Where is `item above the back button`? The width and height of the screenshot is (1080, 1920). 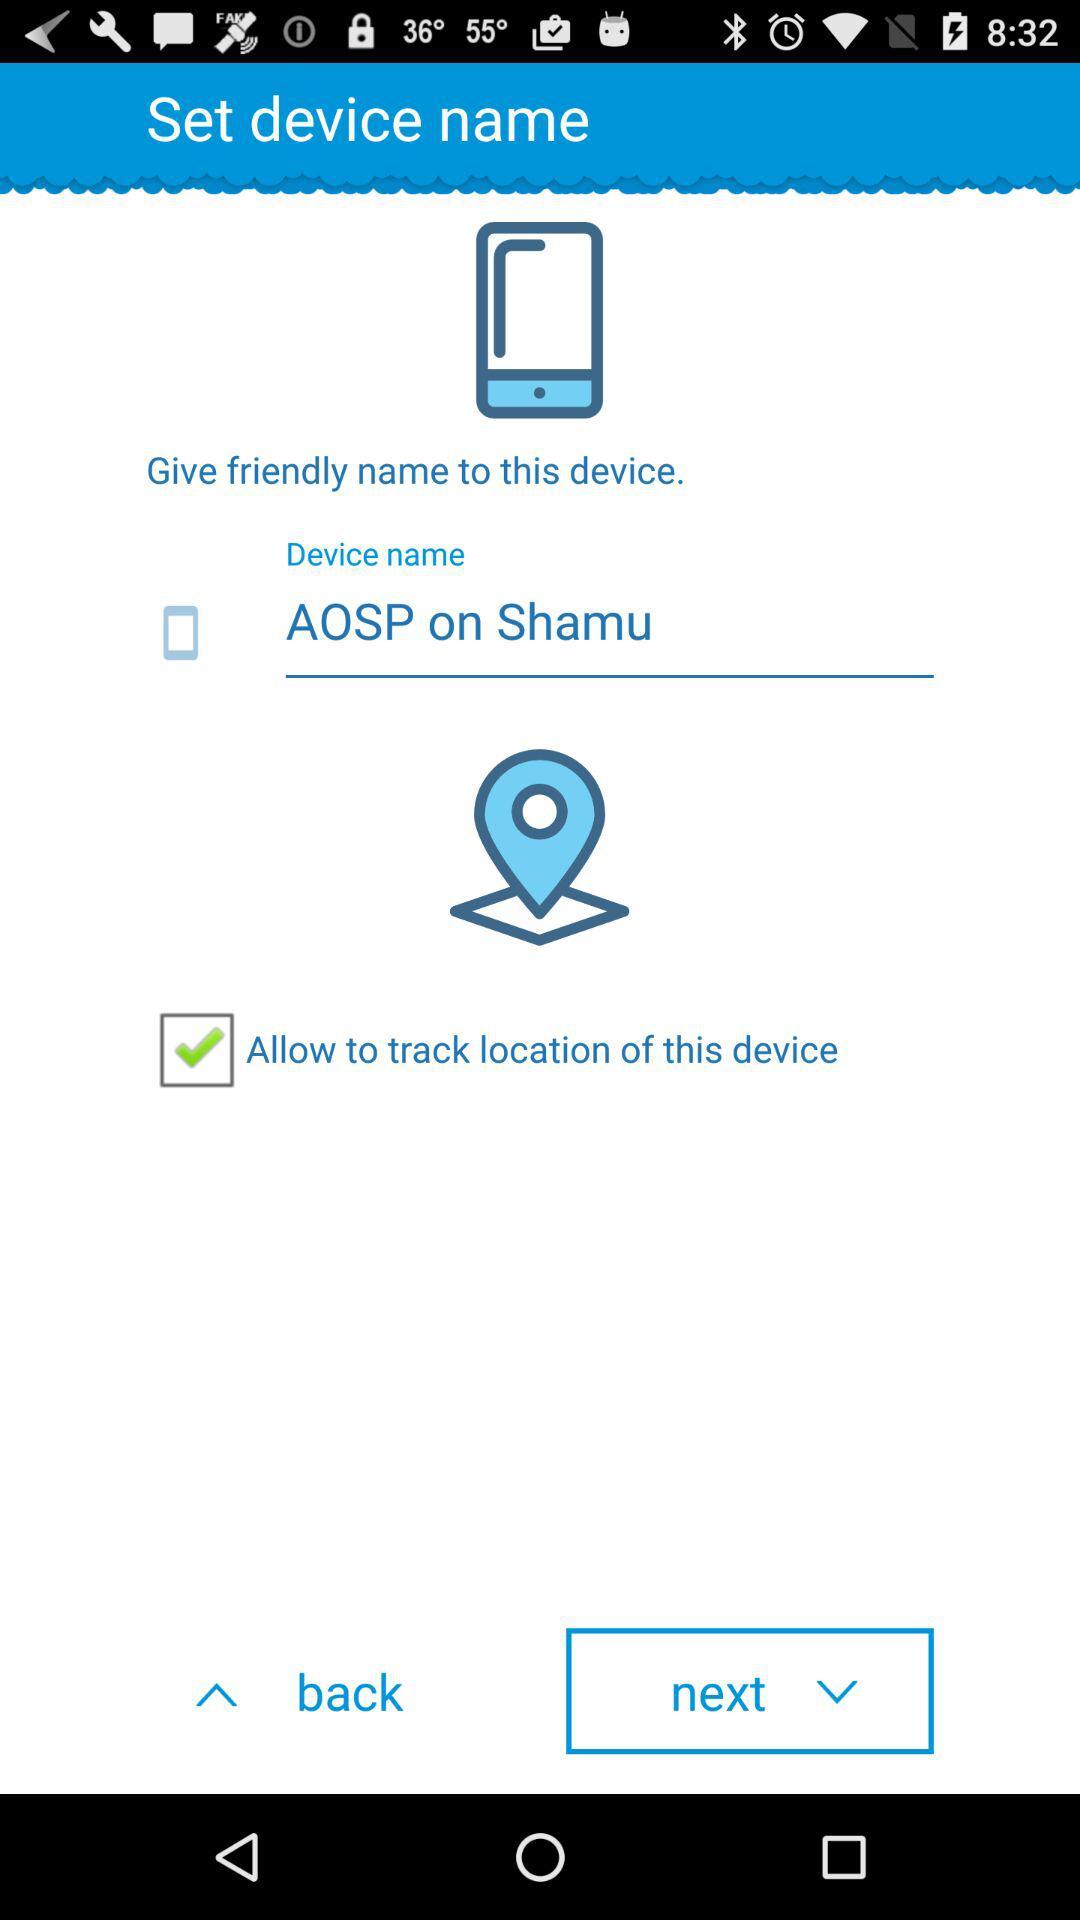 item above the back button is located at coordinates (492, 1047).